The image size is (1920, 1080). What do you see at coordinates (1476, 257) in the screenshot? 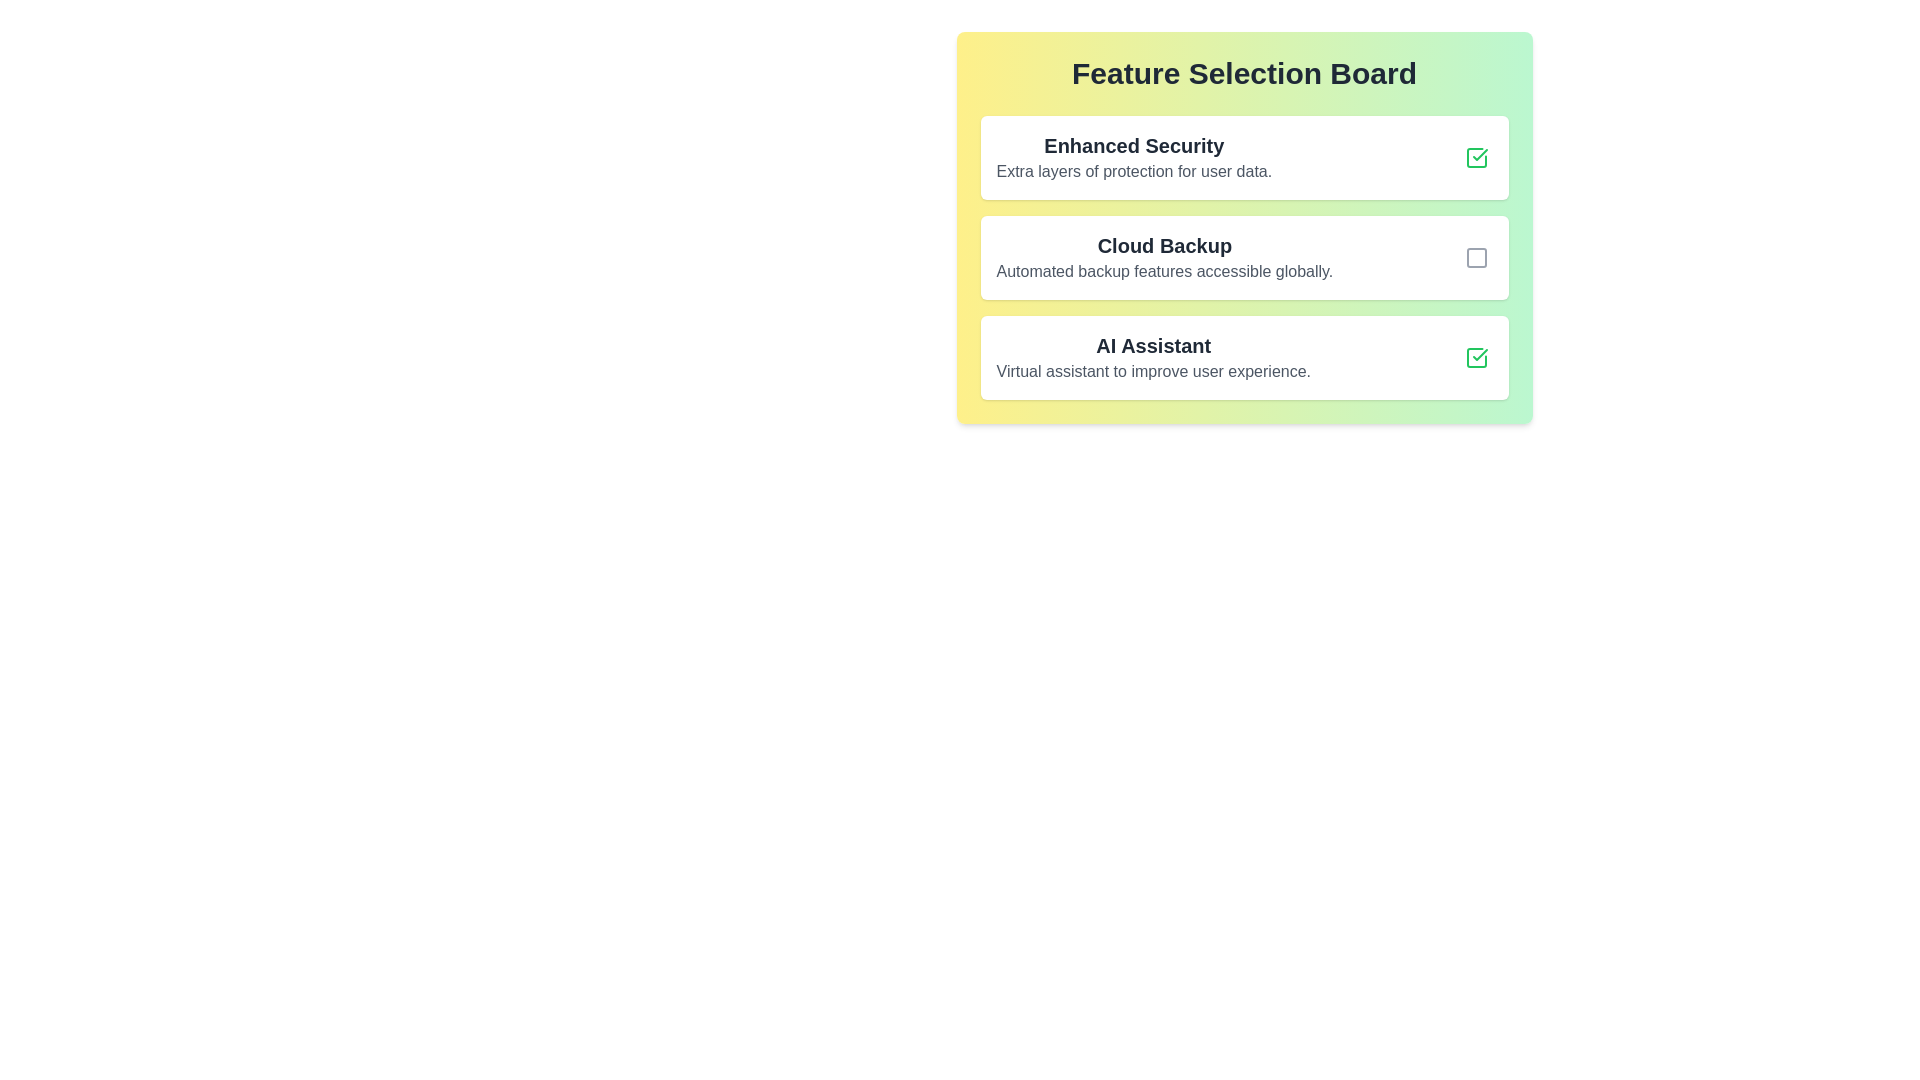
I see `the Checkbox-style control for the 'Cloud Backup' option` at bounding box center [1476, 257].